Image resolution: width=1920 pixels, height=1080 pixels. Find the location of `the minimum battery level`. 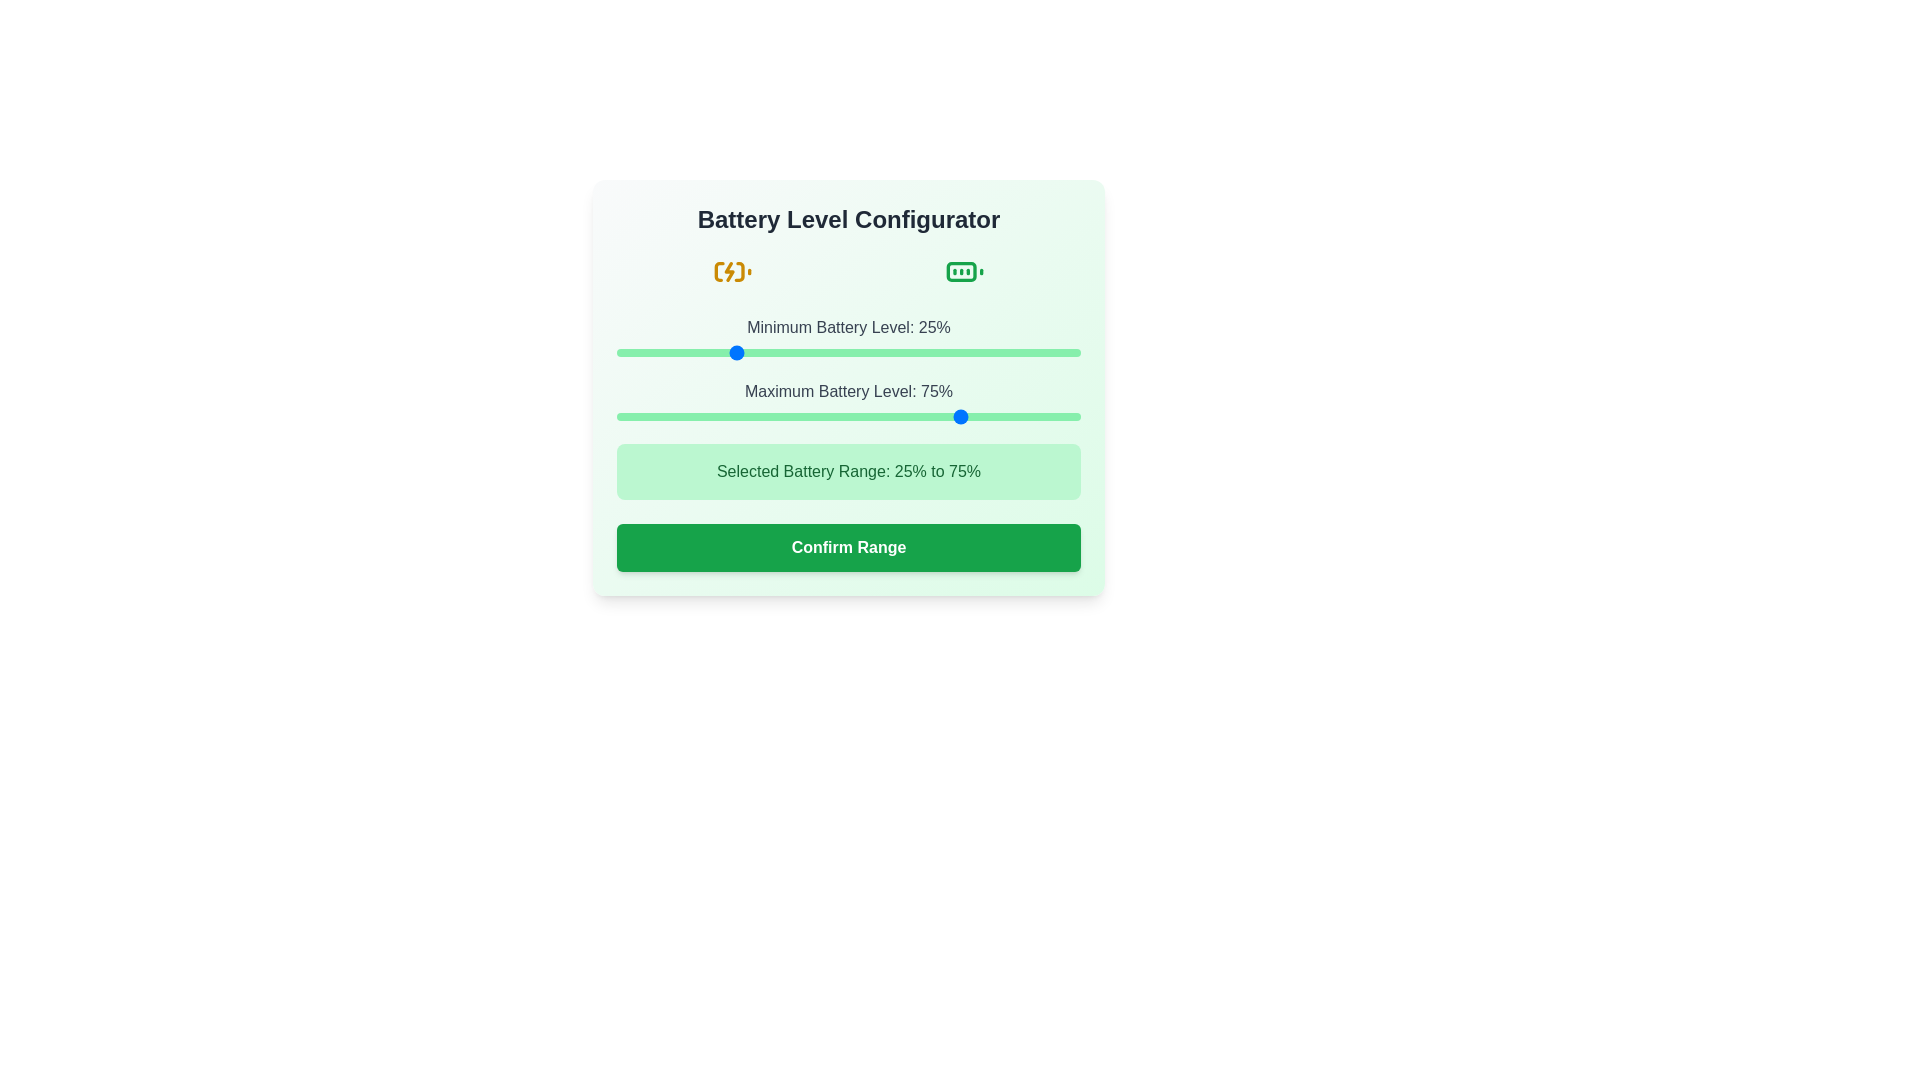

the minimum battery level is located at coordinates (960, 352).